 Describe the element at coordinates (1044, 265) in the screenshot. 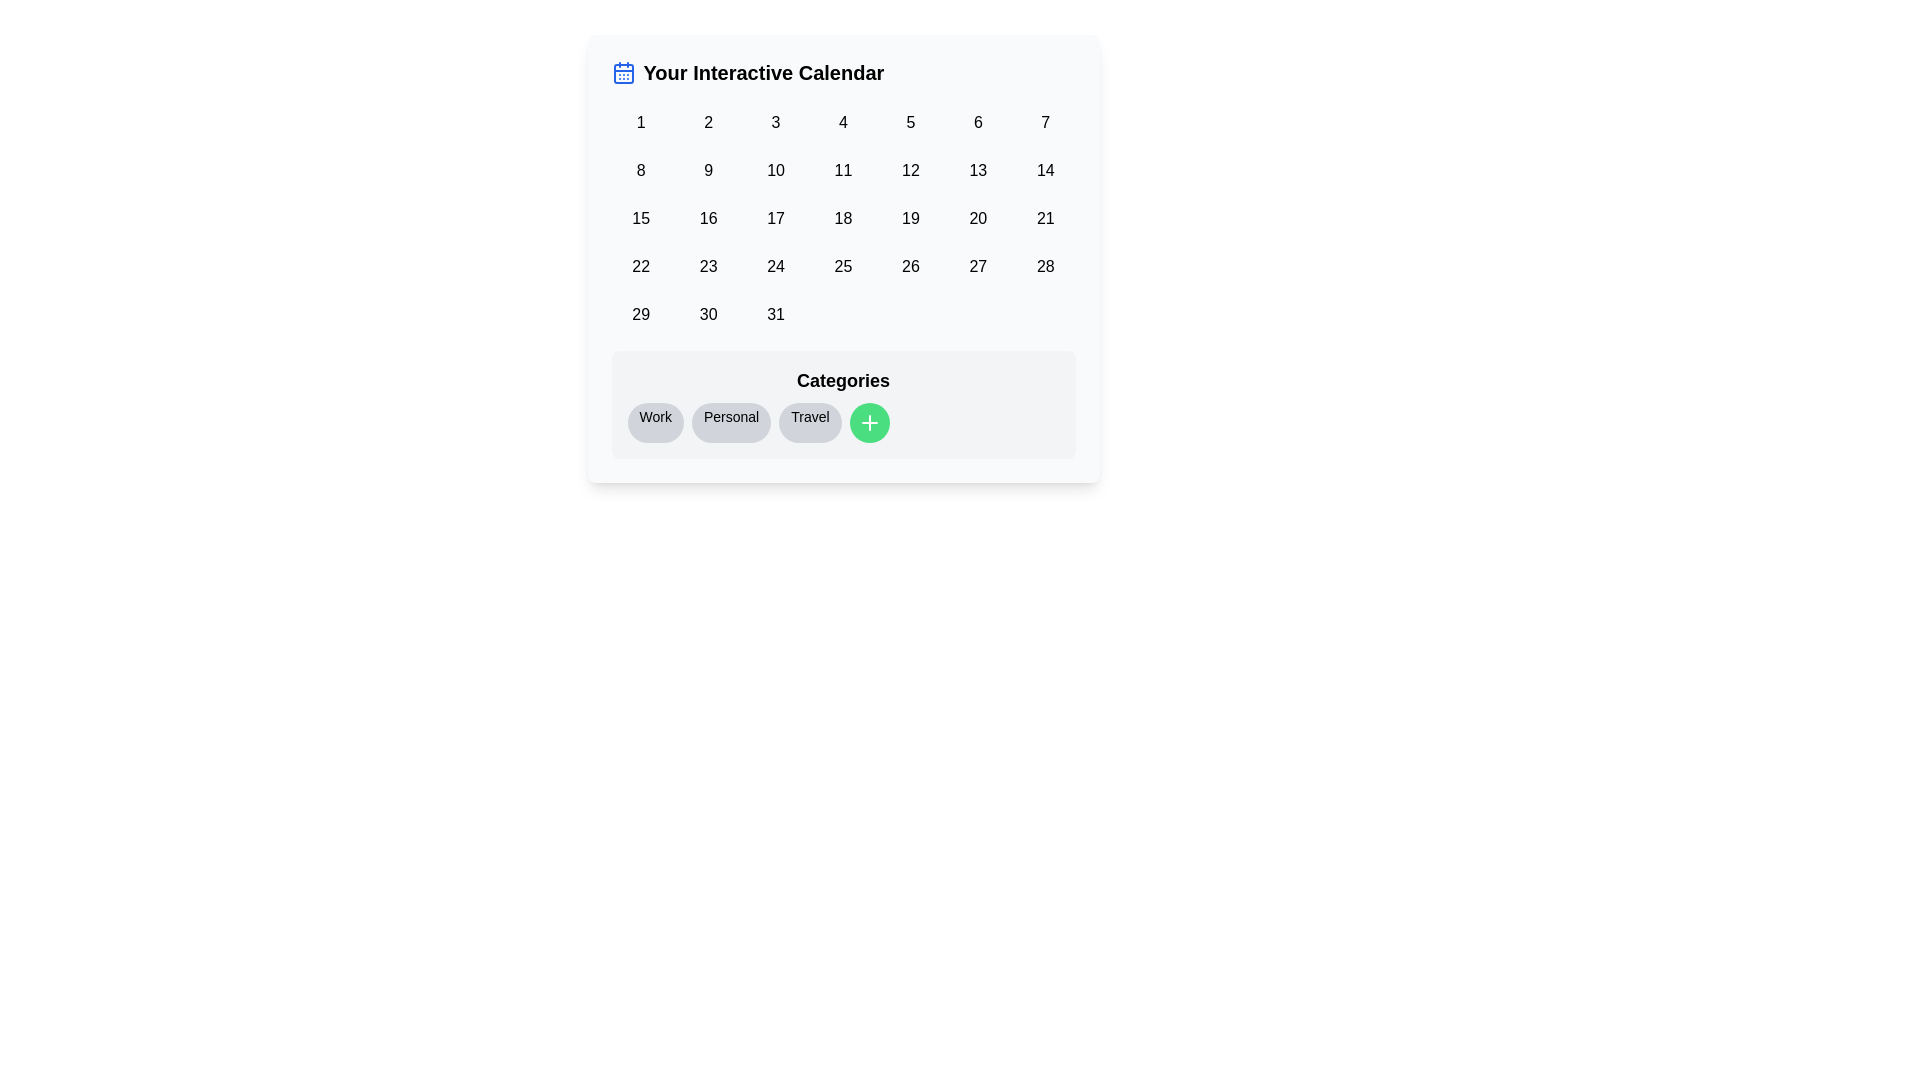

I see `the button representing the 28th day in the calendar, located on the fourth row and seventh column of the grid layout` at that location.